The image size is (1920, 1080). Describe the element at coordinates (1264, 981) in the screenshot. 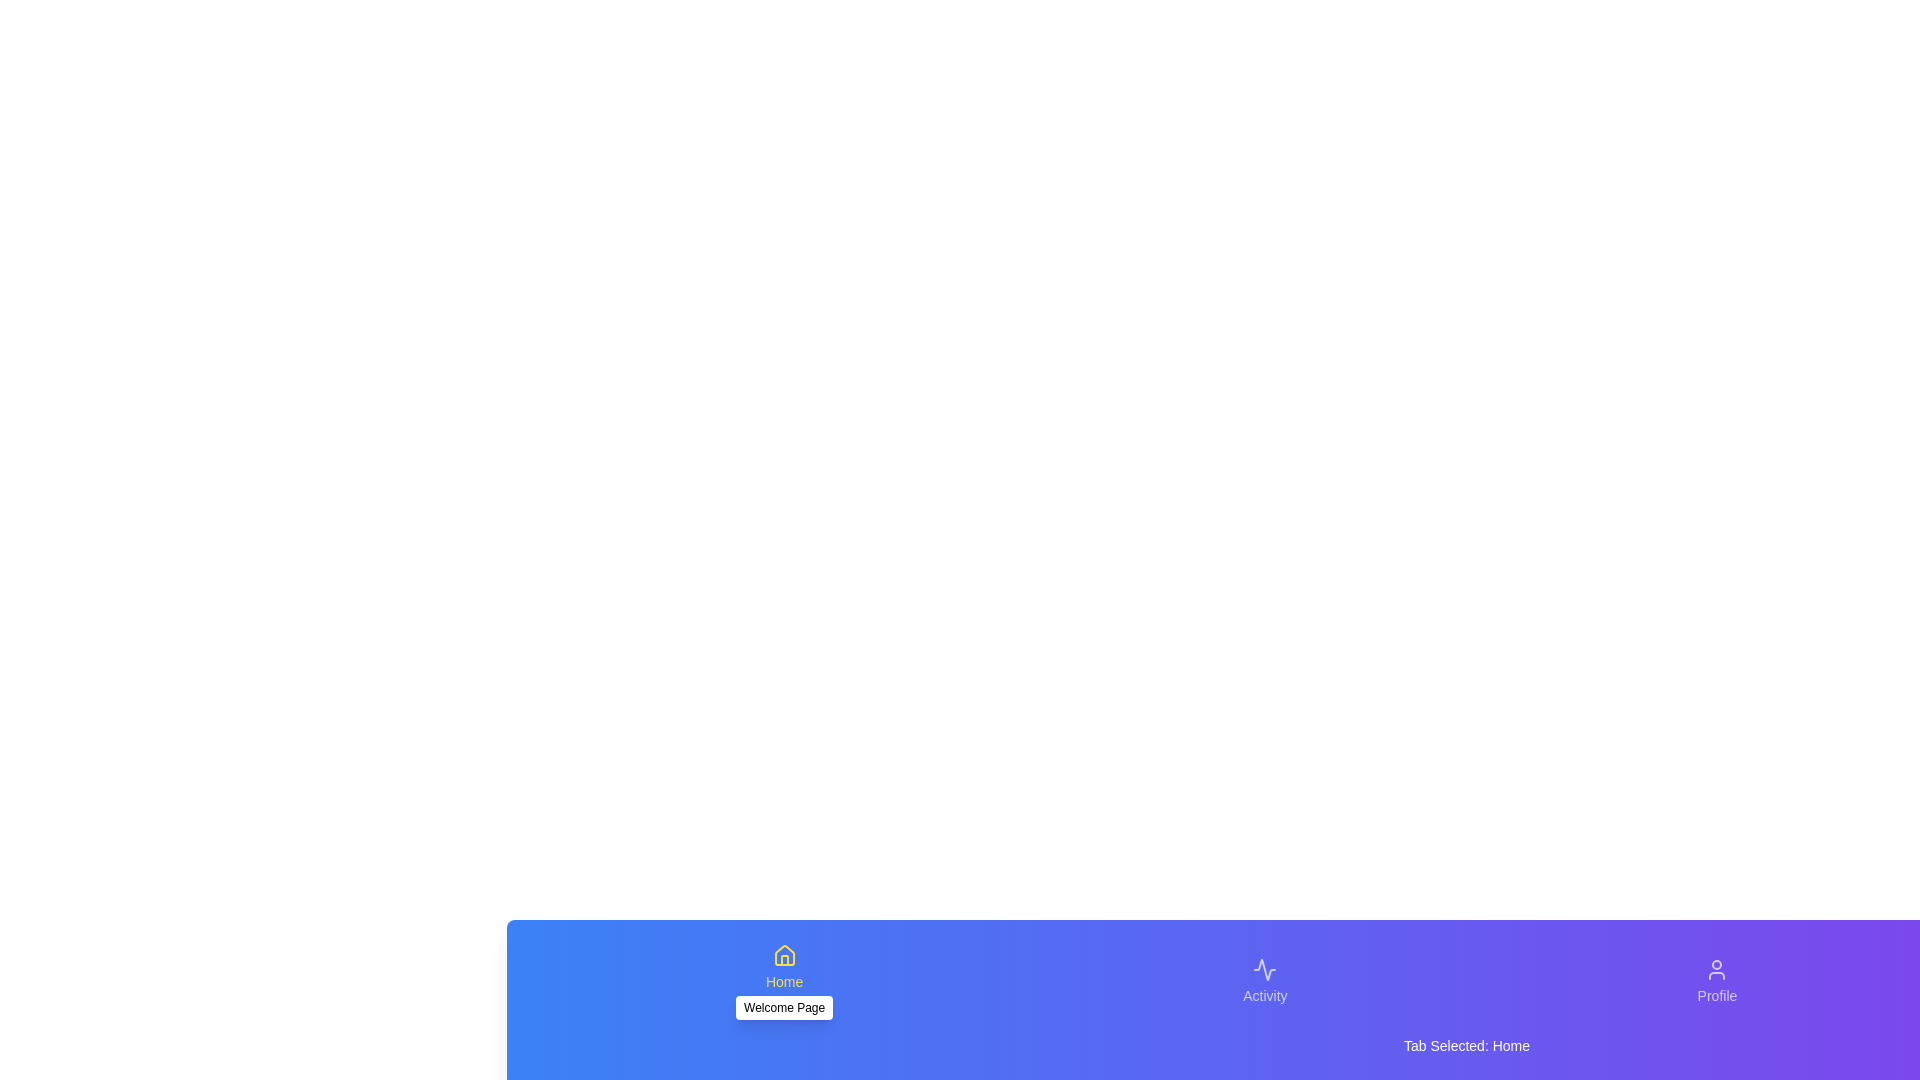

I see `the Activity tab to activate it` at that location.